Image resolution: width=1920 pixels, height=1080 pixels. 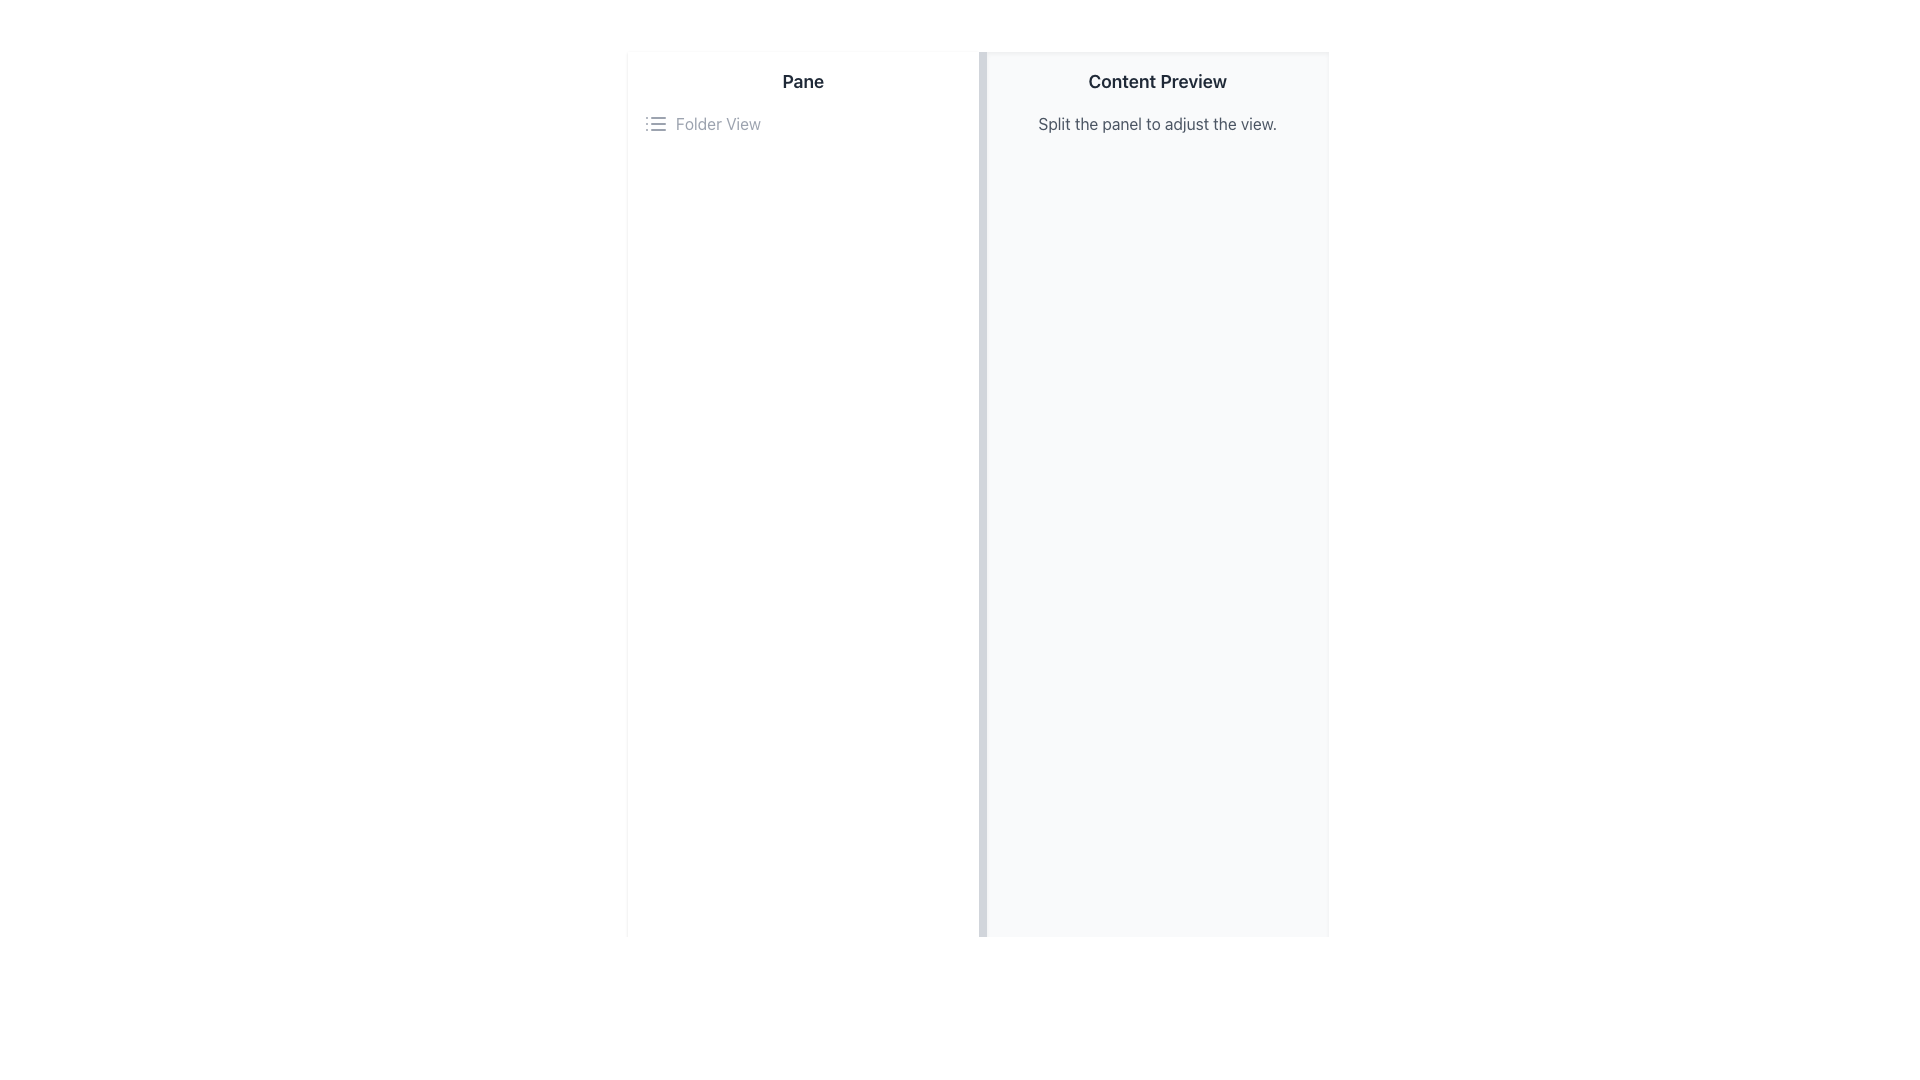 What do you see at coordinates (1157, 80) in the screenshot?
I see `the 'Content Preview' text label, which is prominently displayed at the top of a panel section with a light gray background, using a large and bold dark gray font` at bounding box center [1157, 80].